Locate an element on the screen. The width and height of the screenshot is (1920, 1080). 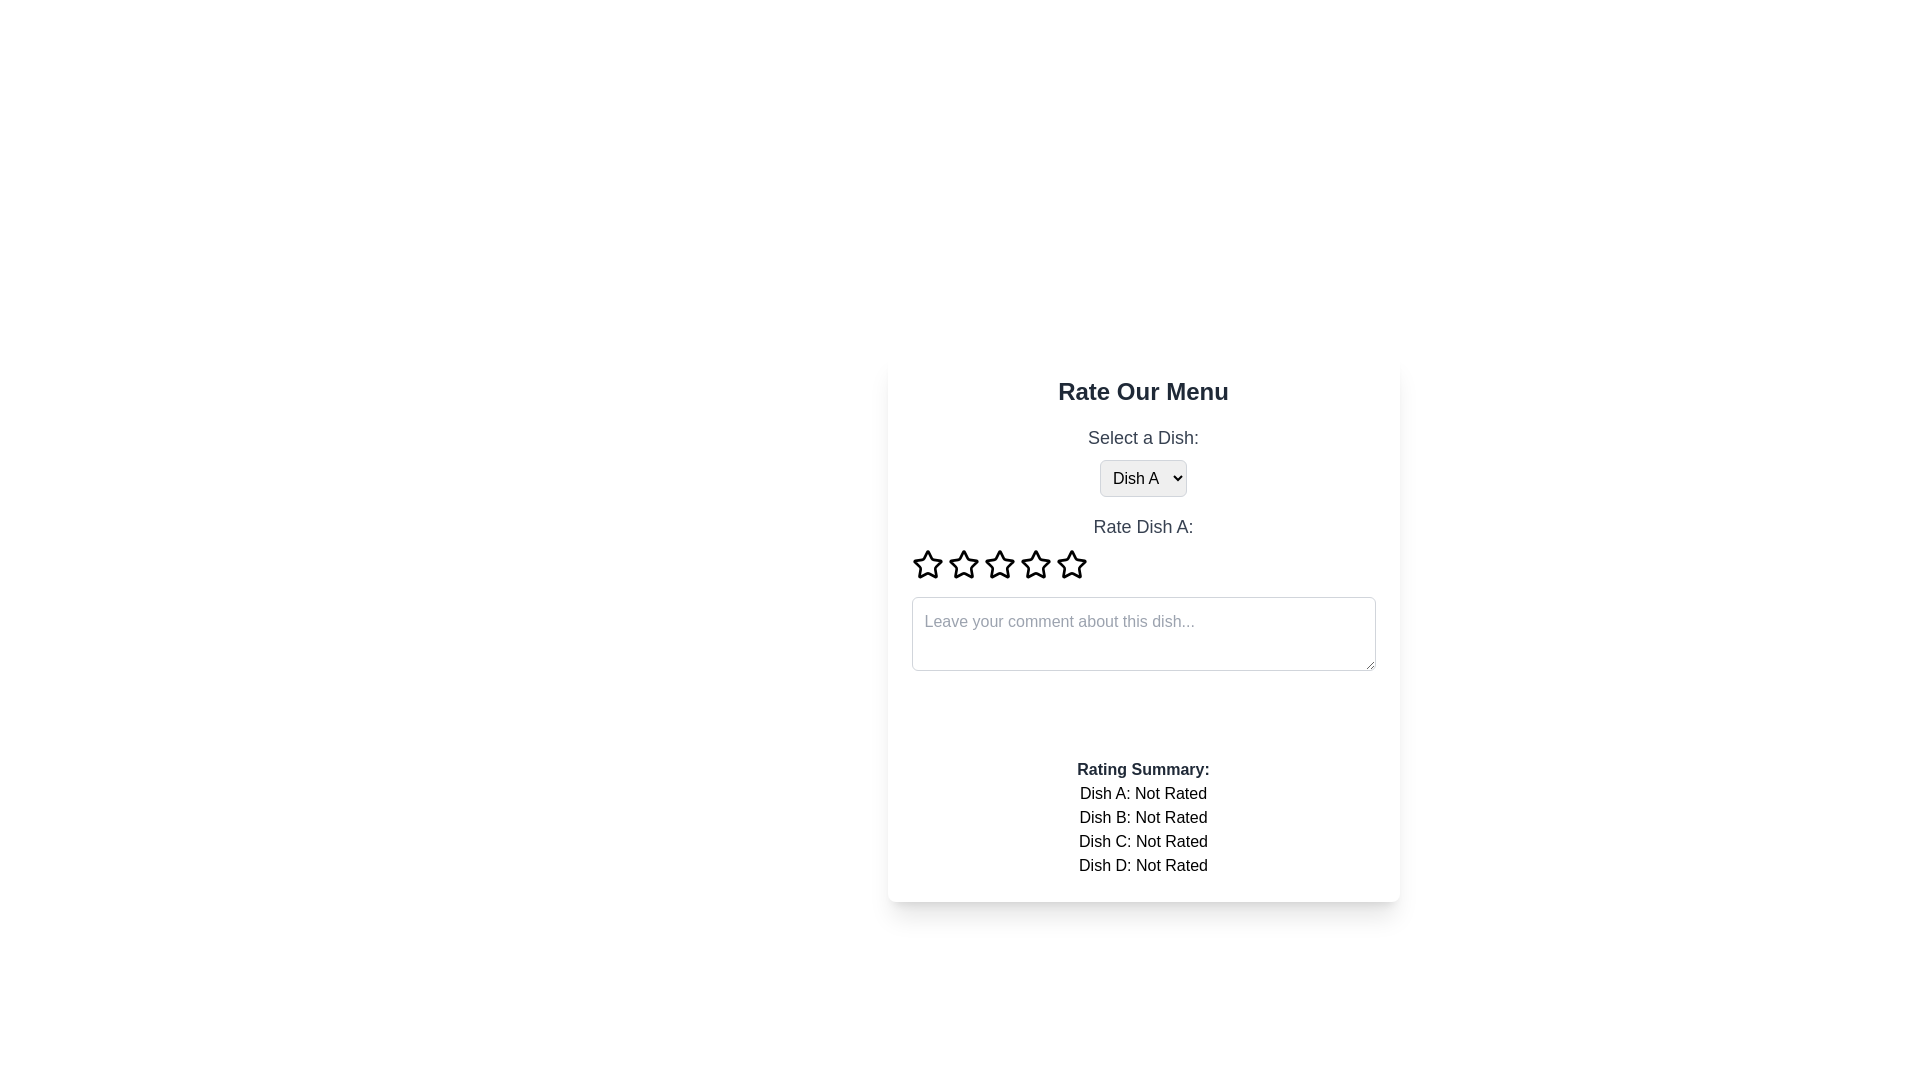
the fifth star icon in the rating section is located at coordinates (1070, 564).